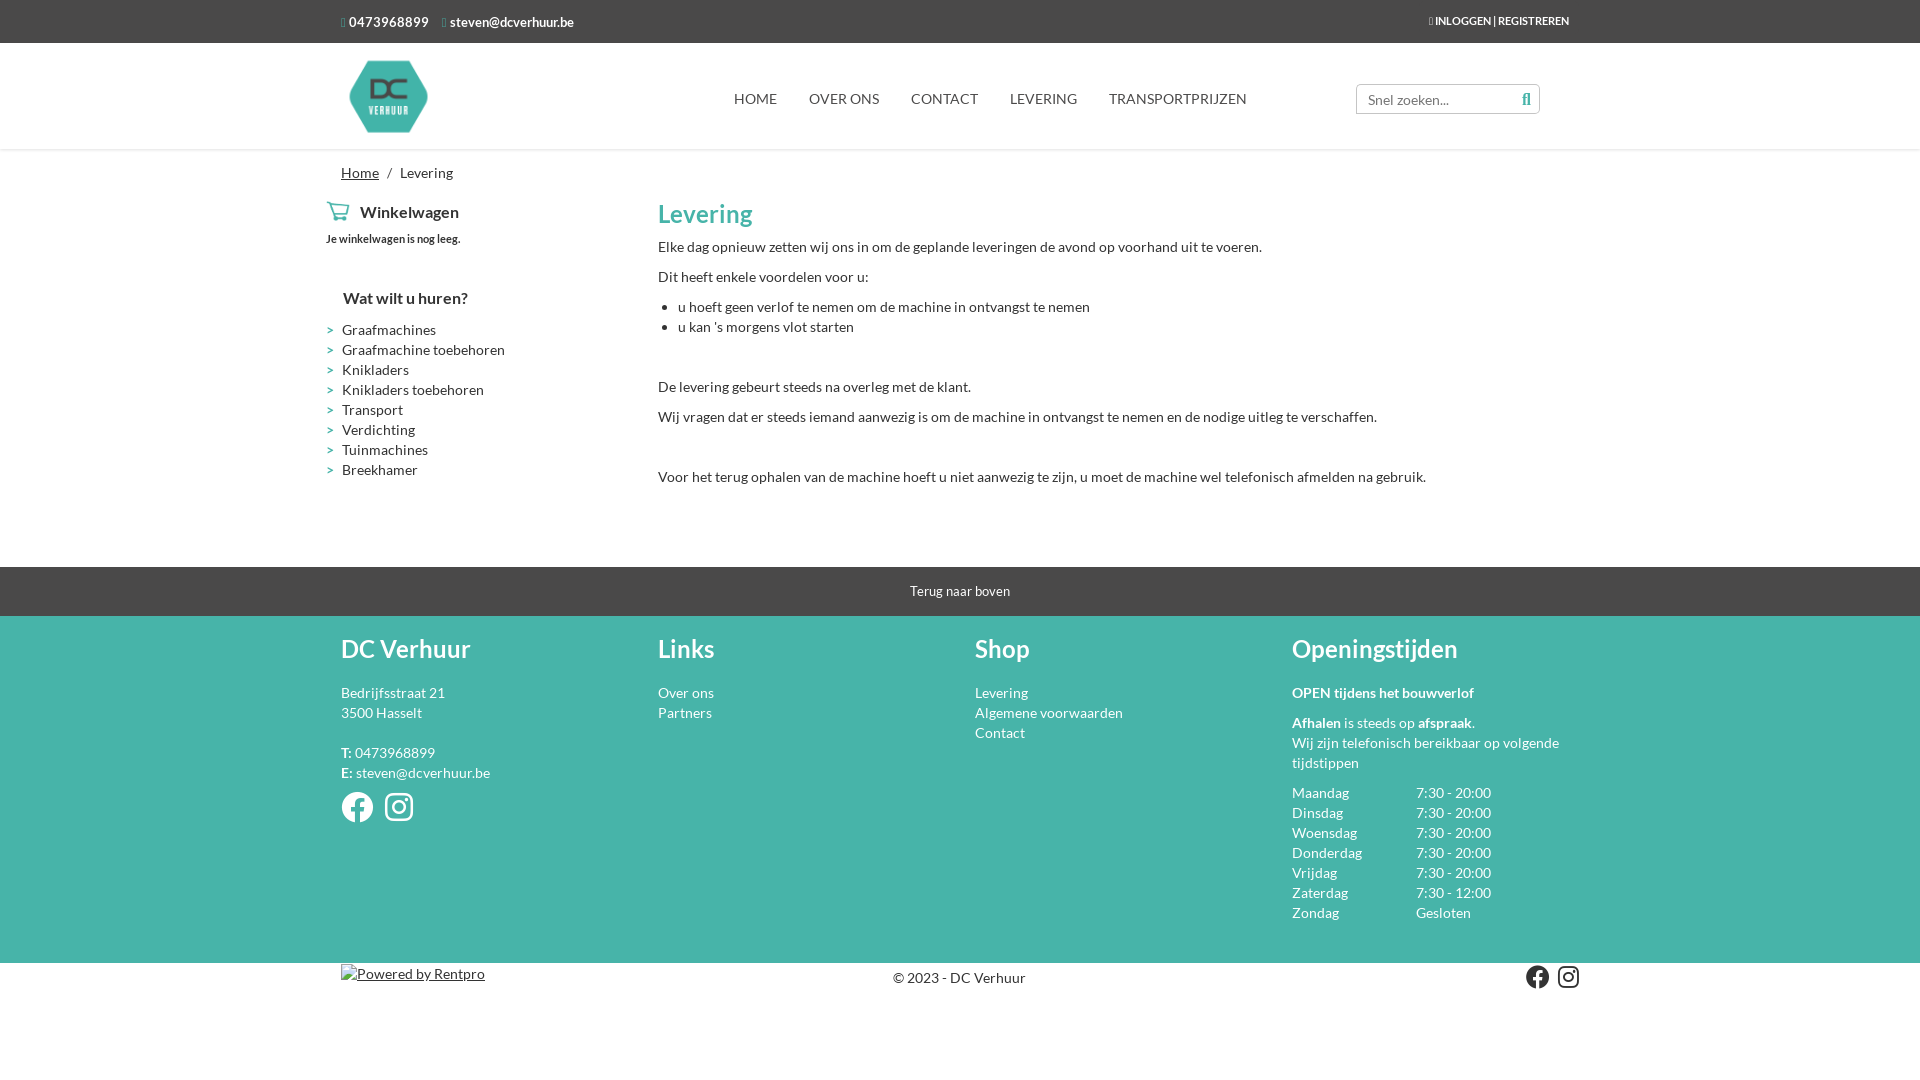 This screenshot has width=1920, height=1080. Describe the element at coordinates (414, 771) in the screenshot. I see `'E: steven@dcverhuur.be'` at that location.